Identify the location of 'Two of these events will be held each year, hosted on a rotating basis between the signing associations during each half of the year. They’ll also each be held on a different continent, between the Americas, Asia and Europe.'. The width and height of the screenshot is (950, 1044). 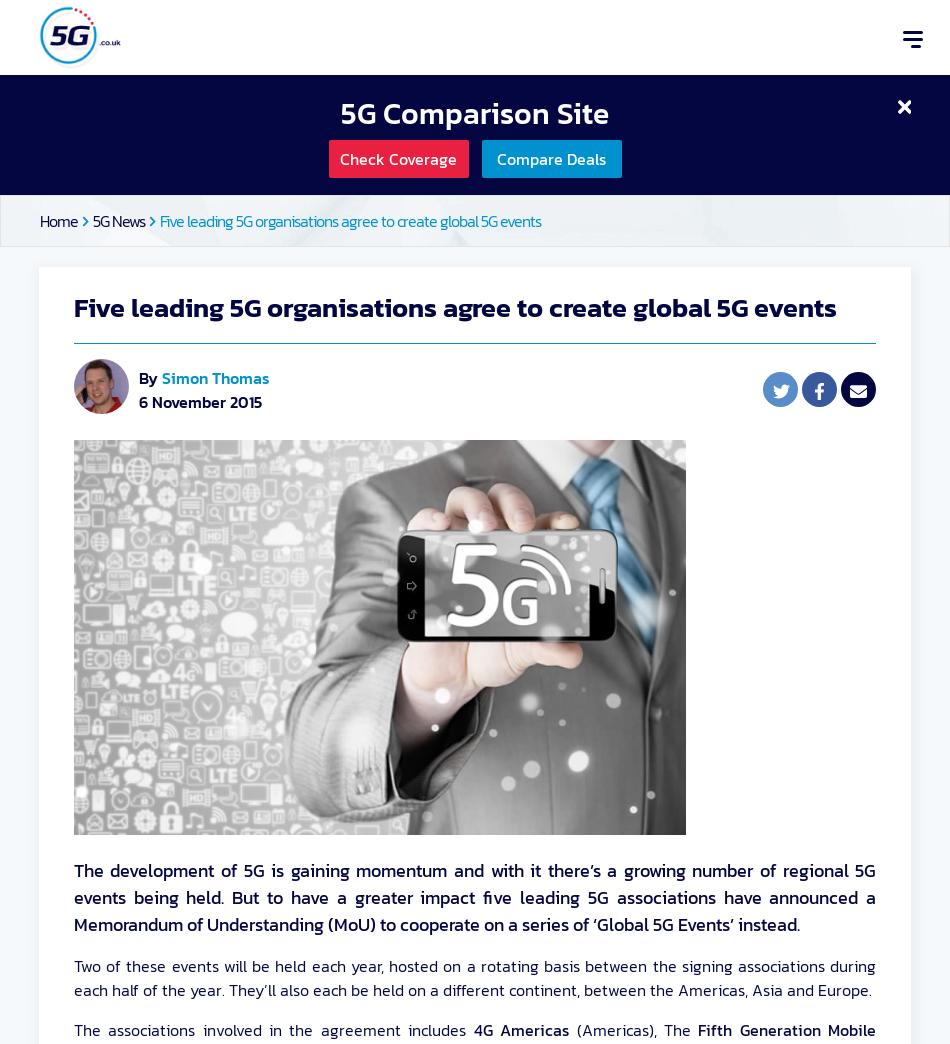
(473, 977).